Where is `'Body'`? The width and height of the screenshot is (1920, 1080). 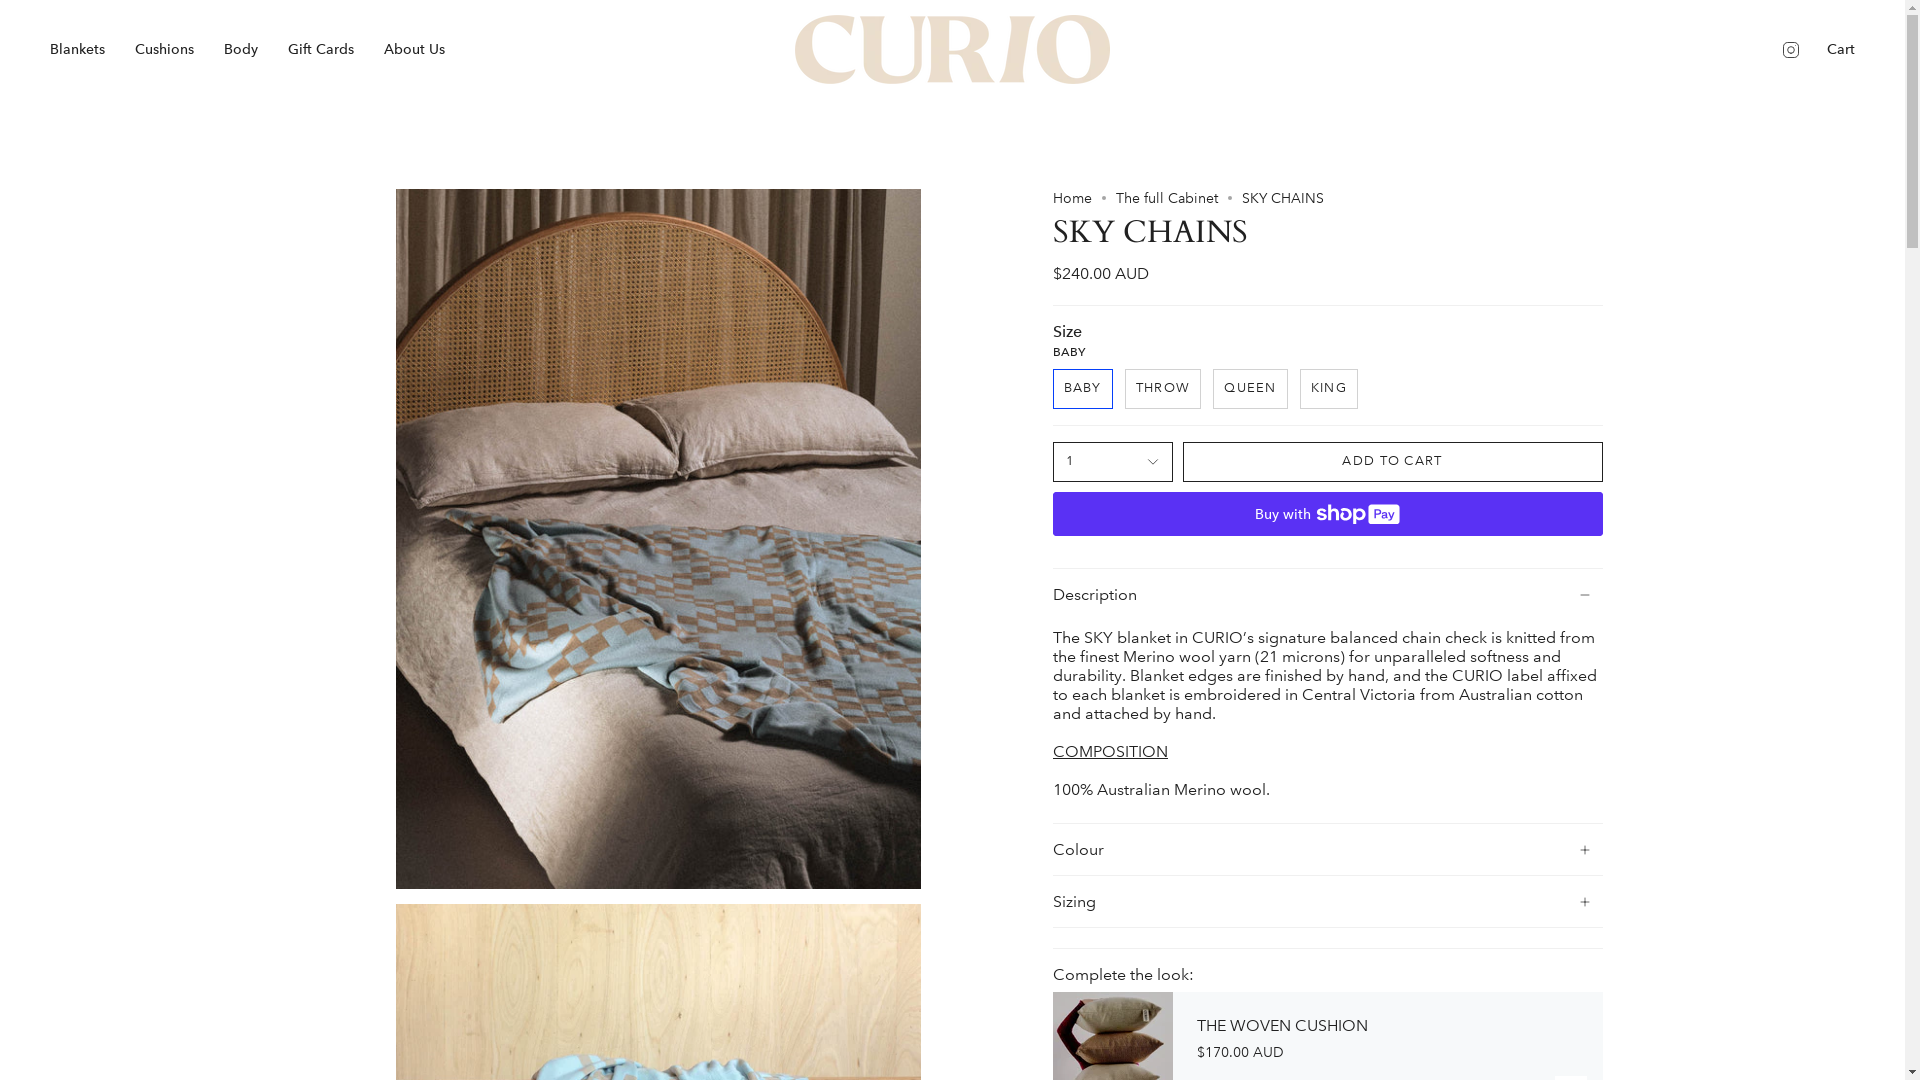 'Body' is located at coordinates (240, 48).